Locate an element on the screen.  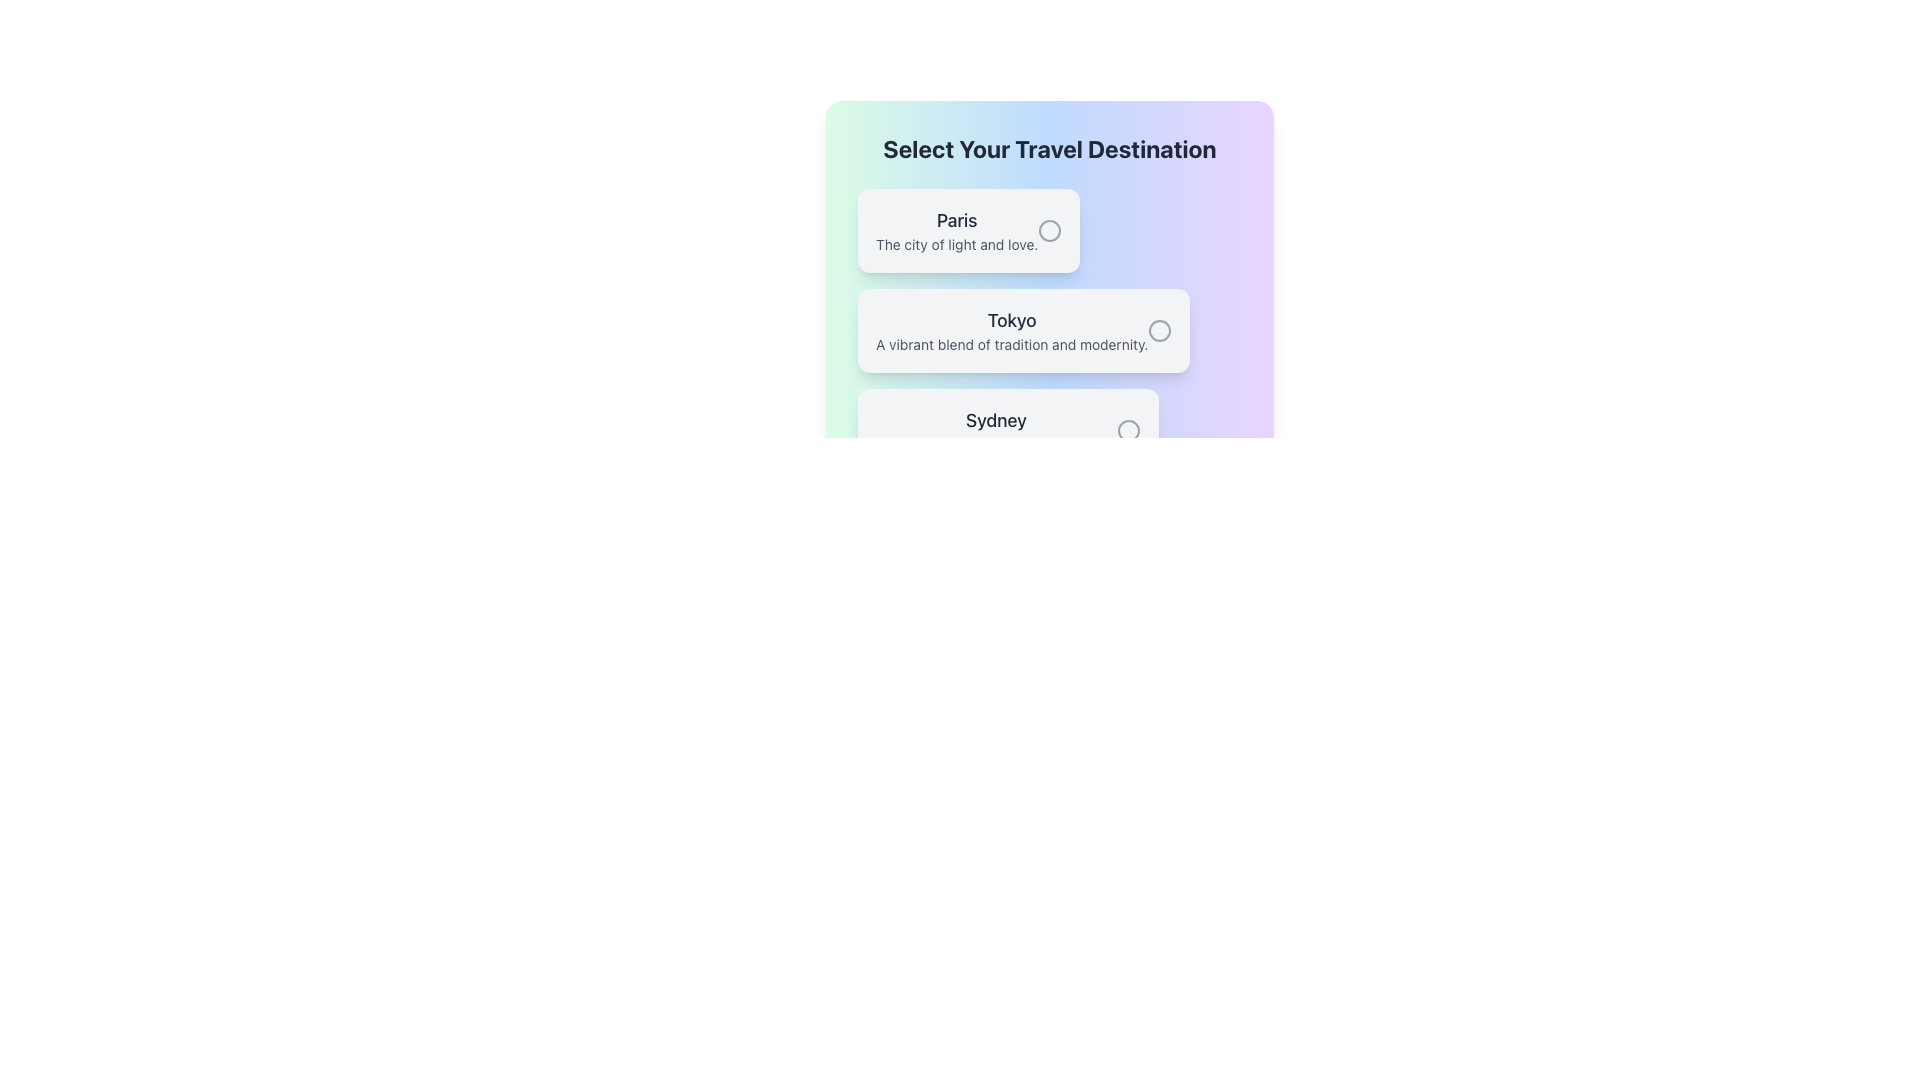
the interactive list item for 'Tokyo', which is centrally is located at coordinates (1049, 303).